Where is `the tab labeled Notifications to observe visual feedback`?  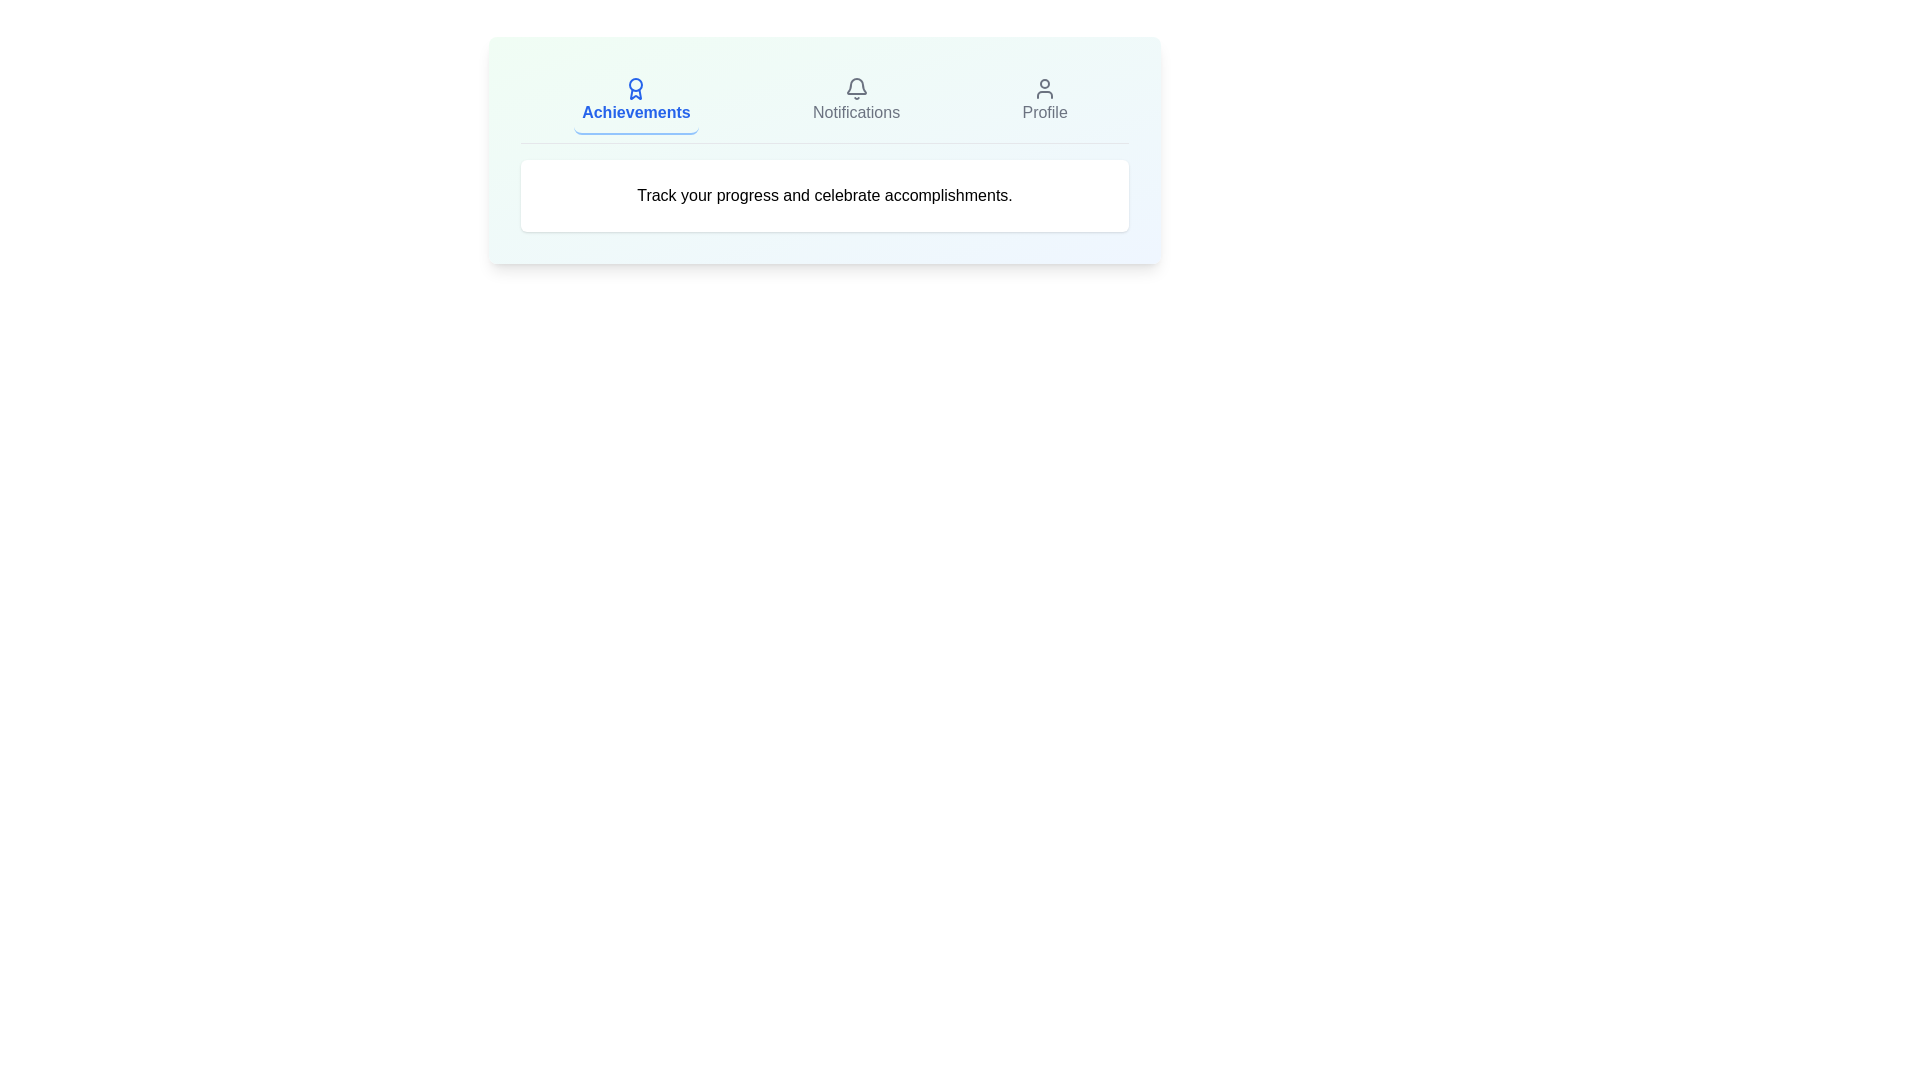 the tab labeled Notifications to observe visual feedback is located at coordinates (856, 101).